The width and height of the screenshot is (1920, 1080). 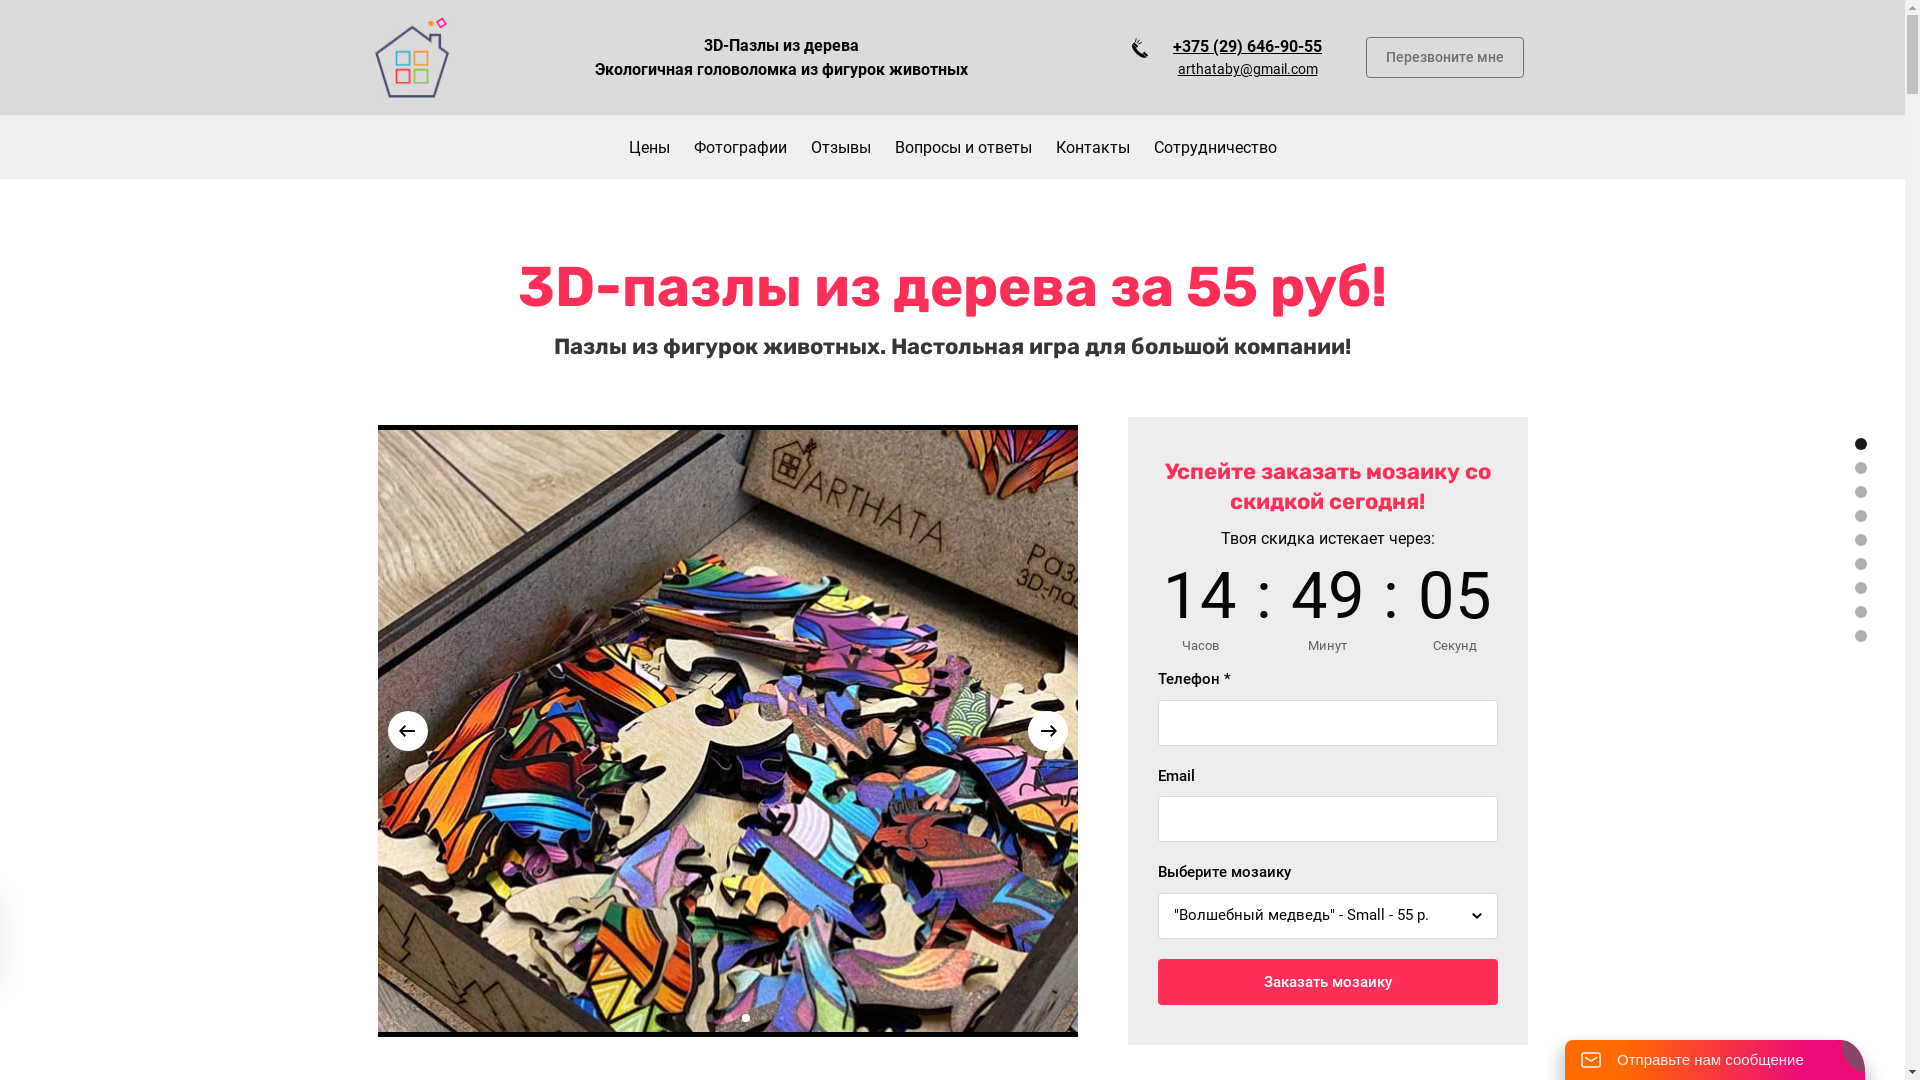 I want to click on 'arthataby@gmail.com', so click(x=1177, y=68).